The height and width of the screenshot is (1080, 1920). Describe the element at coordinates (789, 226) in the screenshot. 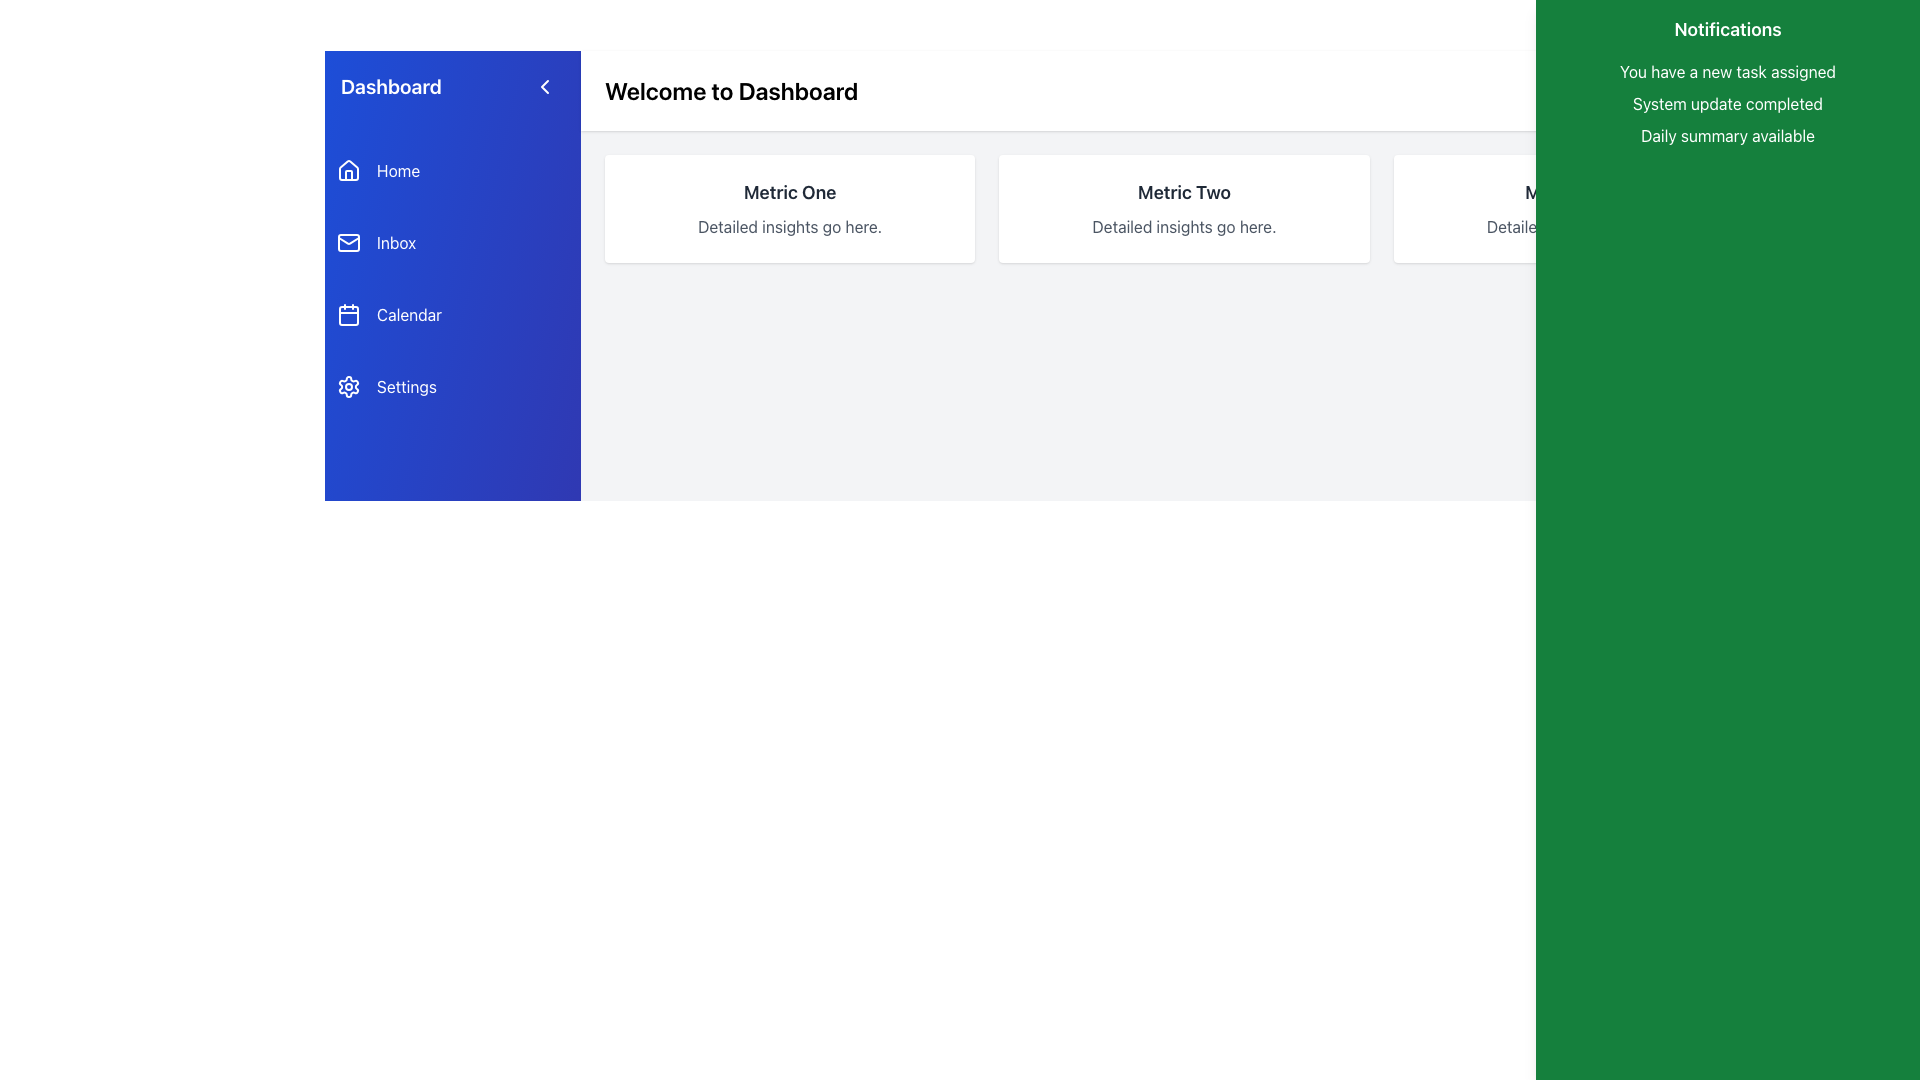

I see `the Text Label that provides additional context for the heading 'Metric One', centrally positioned in the lower half of the corresponding card` at that location.